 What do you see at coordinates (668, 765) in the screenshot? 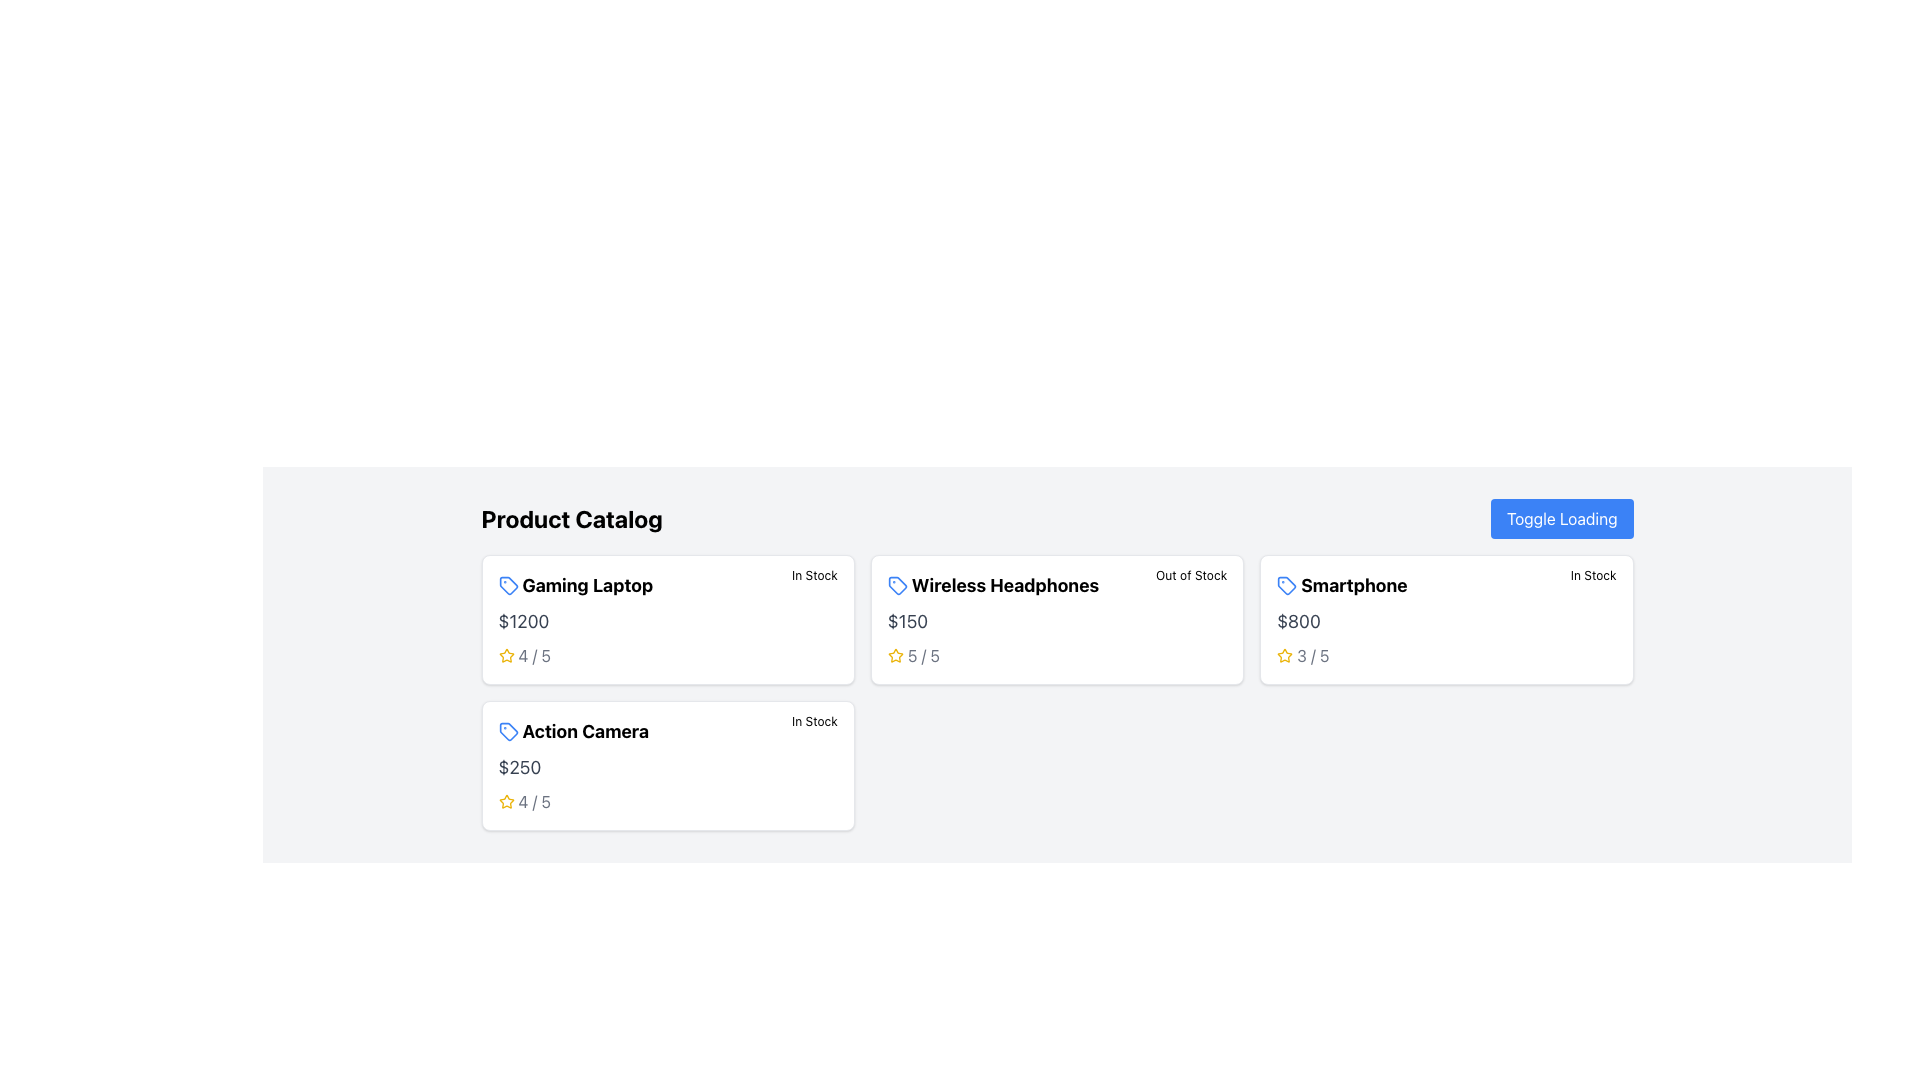
I see `the Product Card titled 'Action Camera' which features a green 'In Stock' badge, located in the second column and second row of the grid layout` at bounding box center [668, 765].